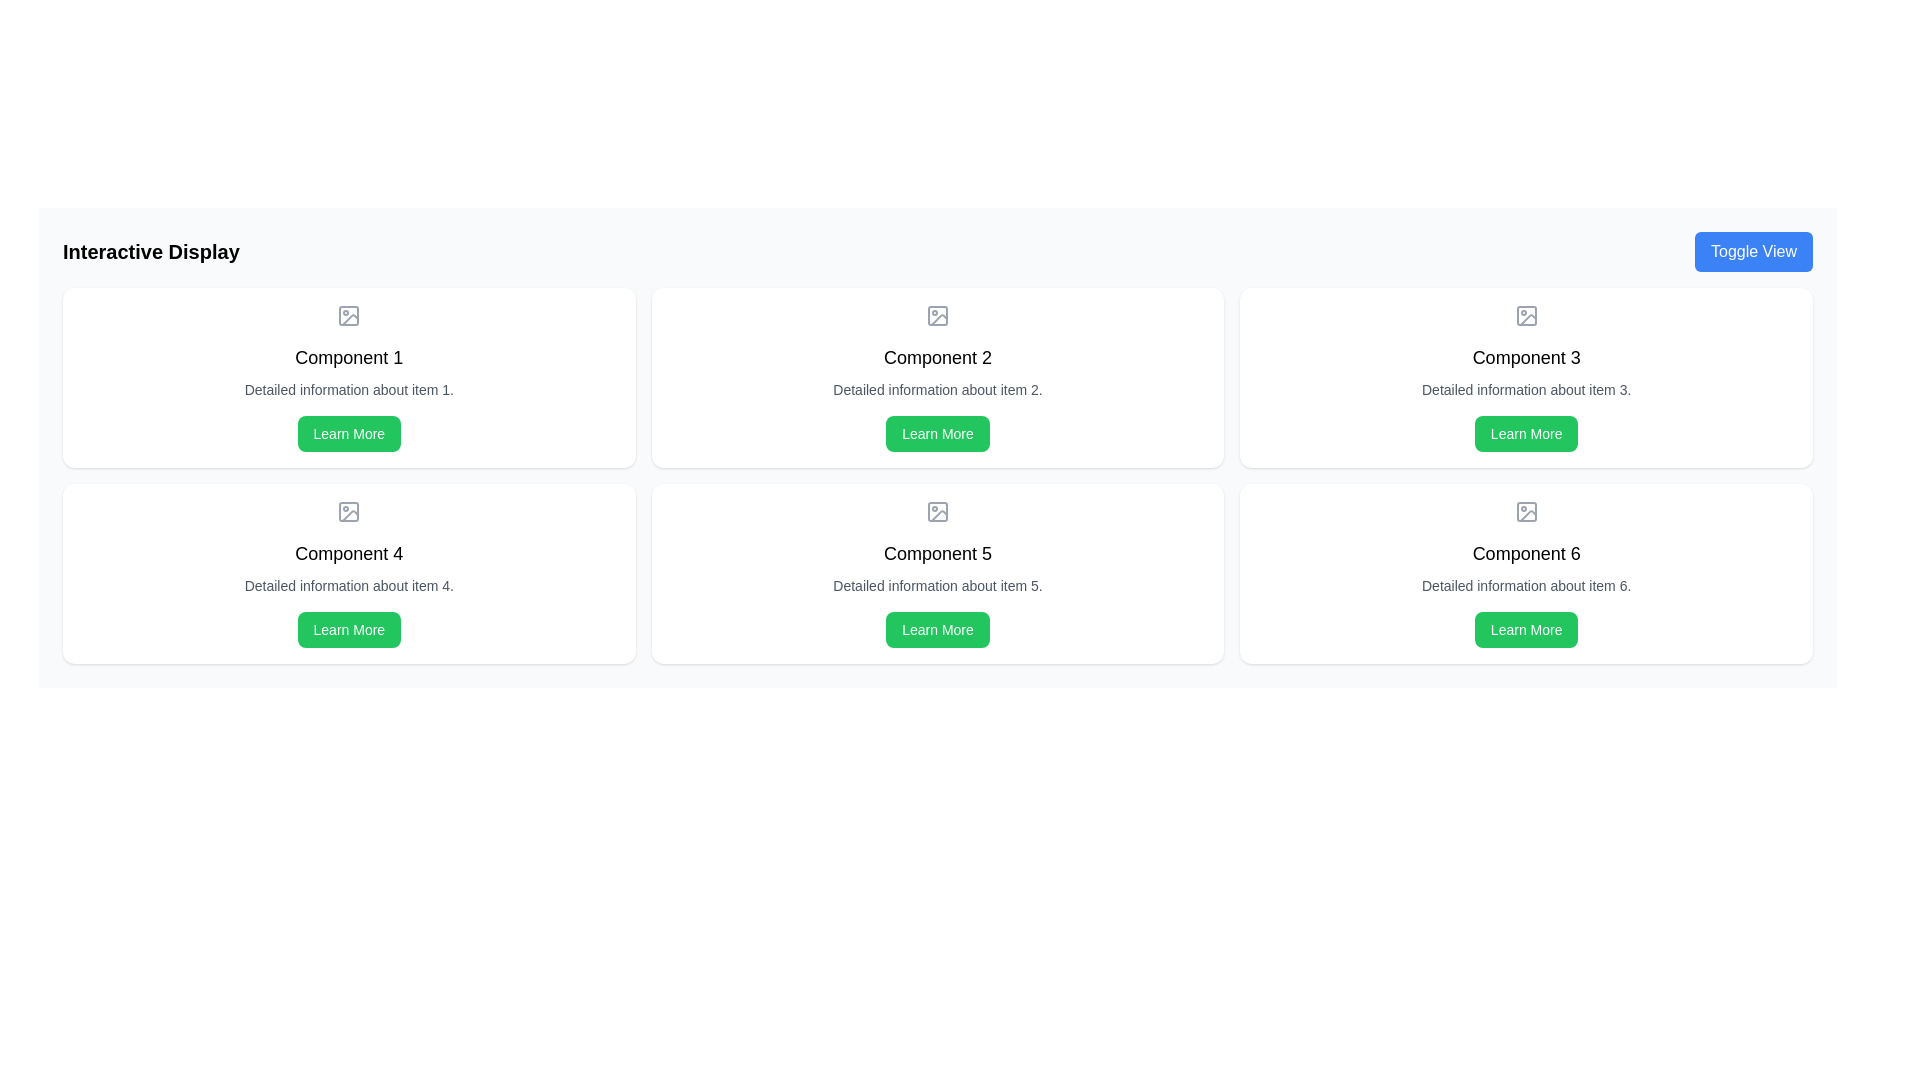 The height and width of the screenshot is (1080, 1920). I want to click on text label displaying 'Detailed information about item 4.' which is centered below the title 'Component 4' and above the 'Learn More' button in the fourth card of the grid layout, so click(349, 585).